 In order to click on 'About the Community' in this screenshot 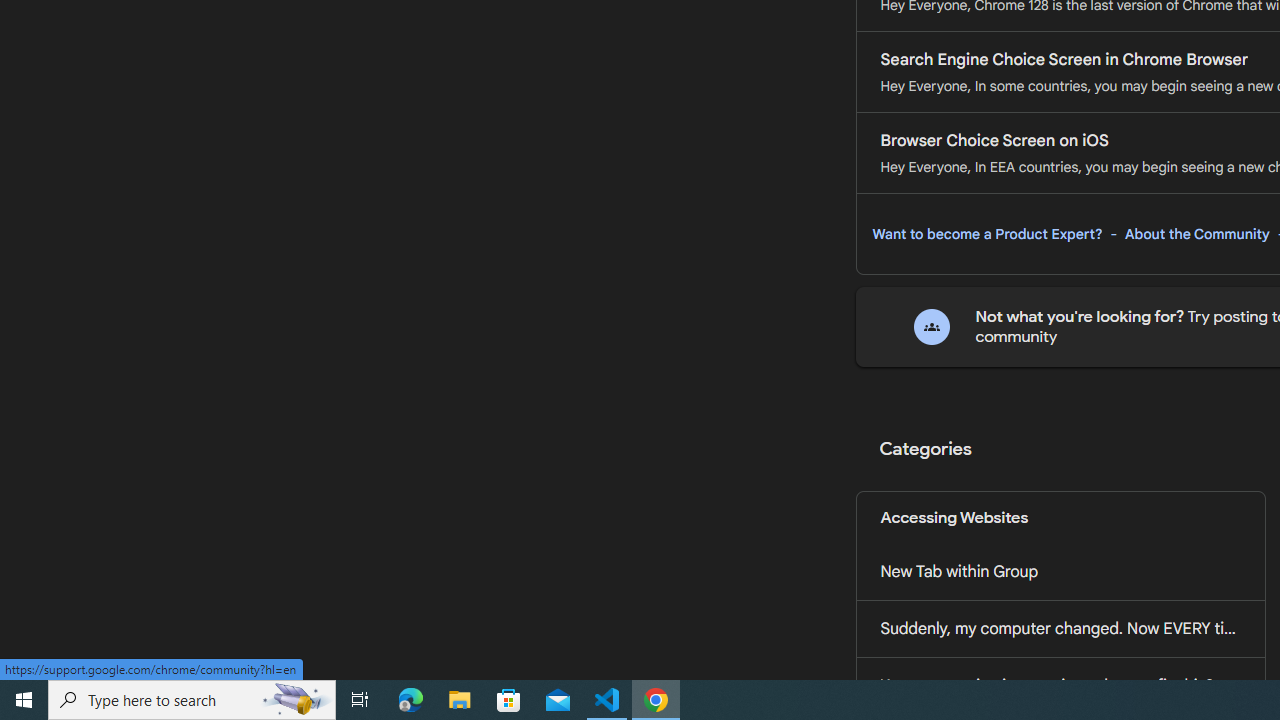, I will do `click(1197, 233)`.